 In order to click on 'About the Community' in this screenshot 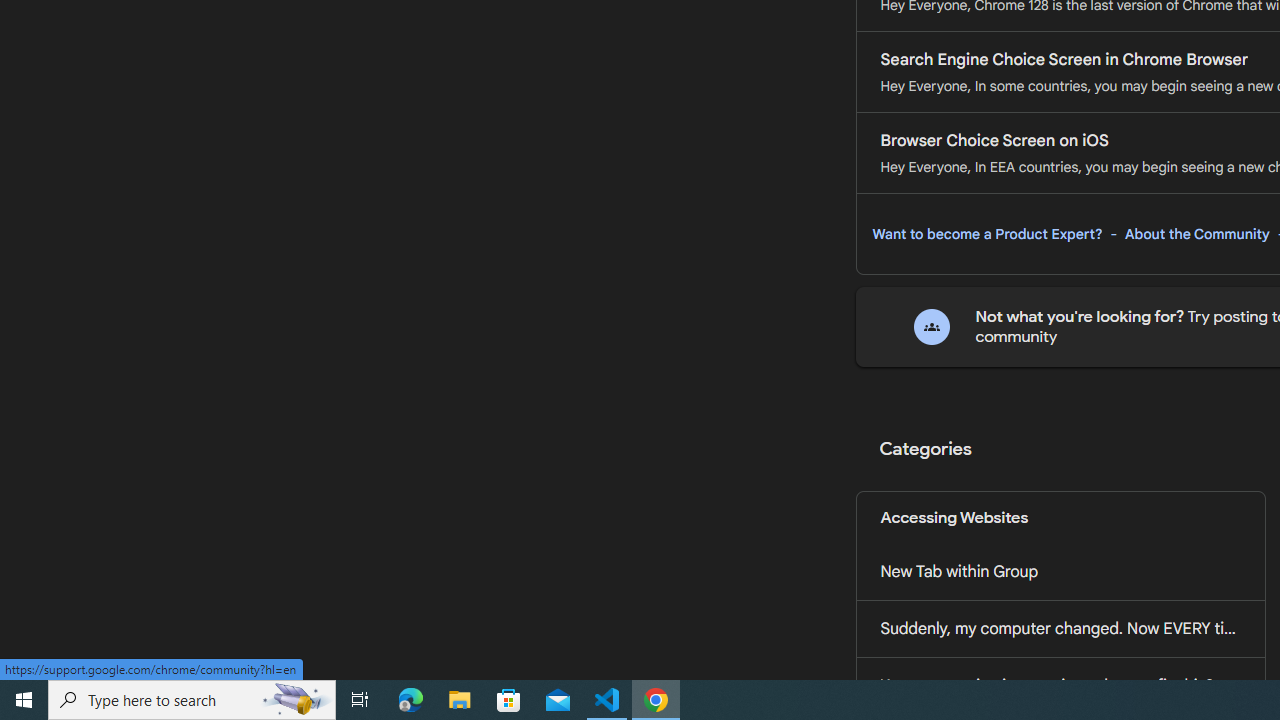, I will do `click(1197, 233)`.